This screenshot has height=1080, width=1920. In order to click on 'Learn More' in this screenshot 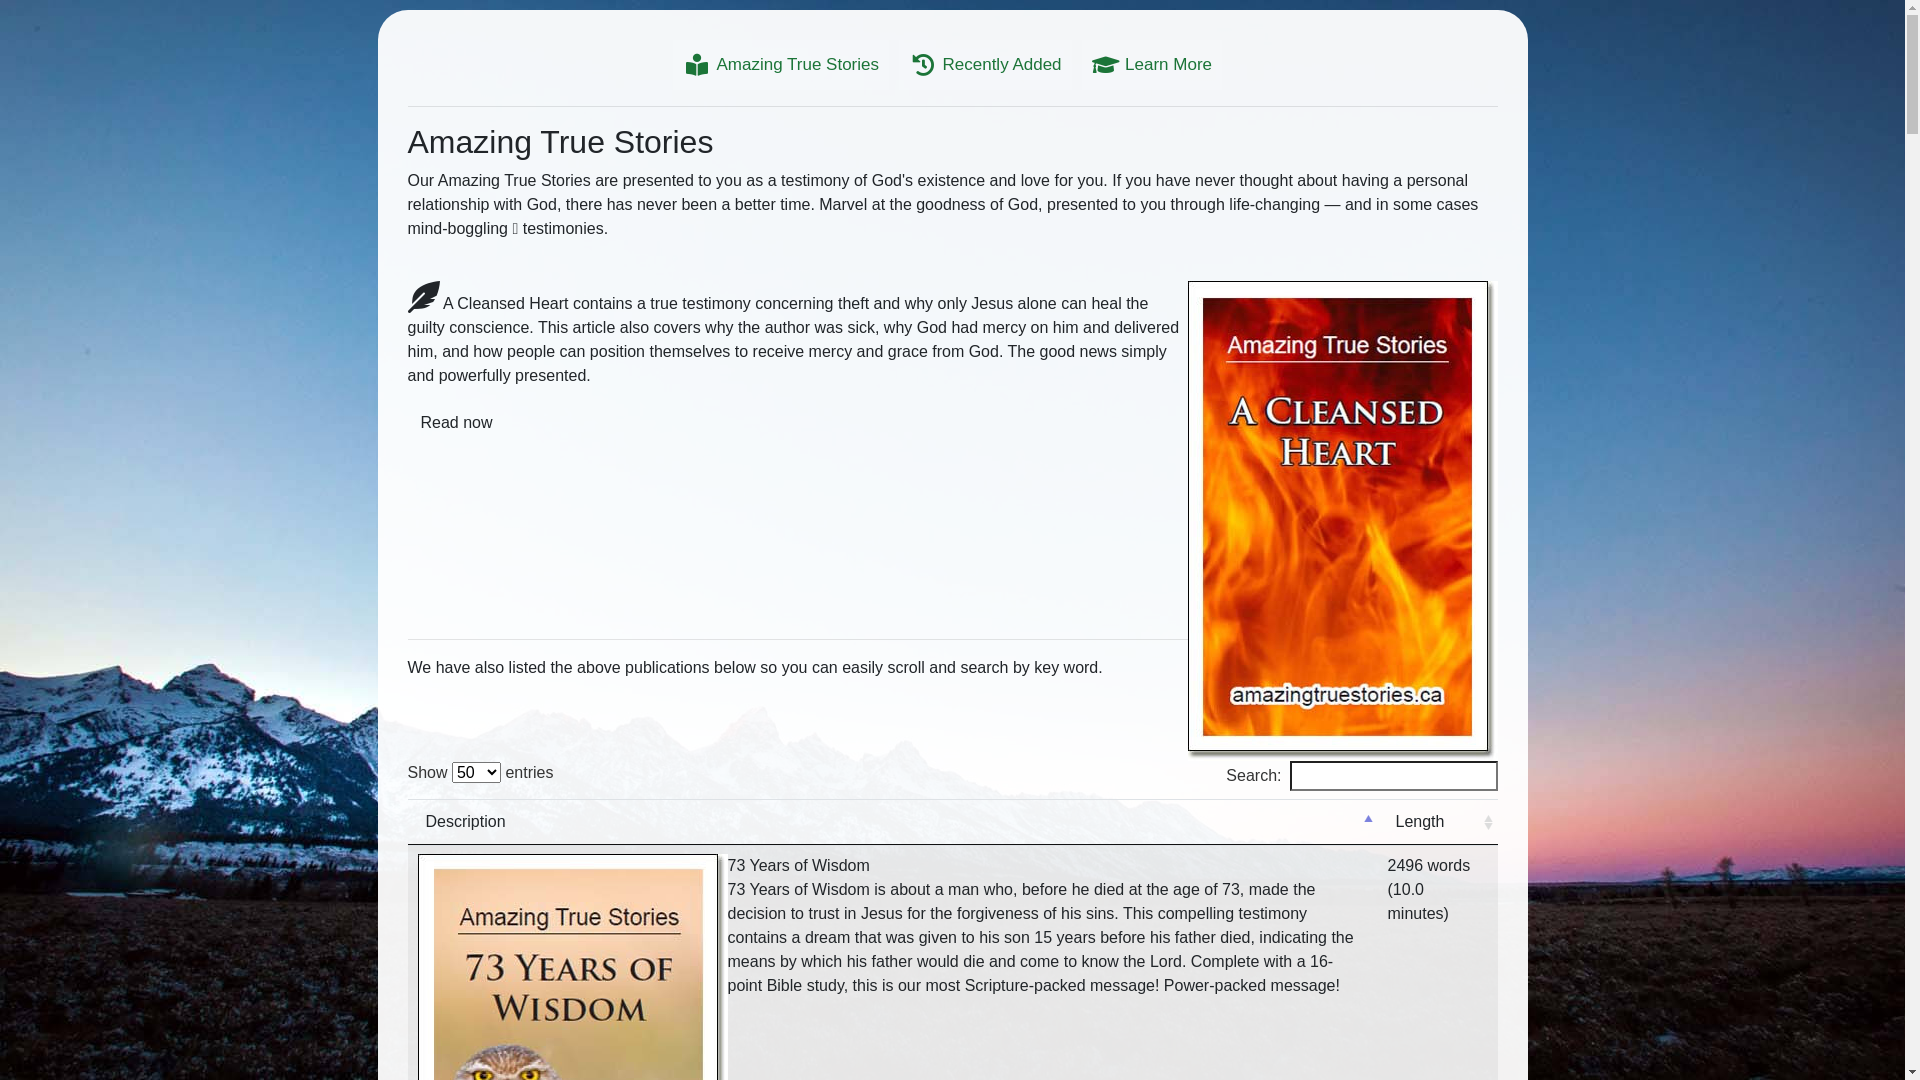, I will do `click(1152, 64)`.